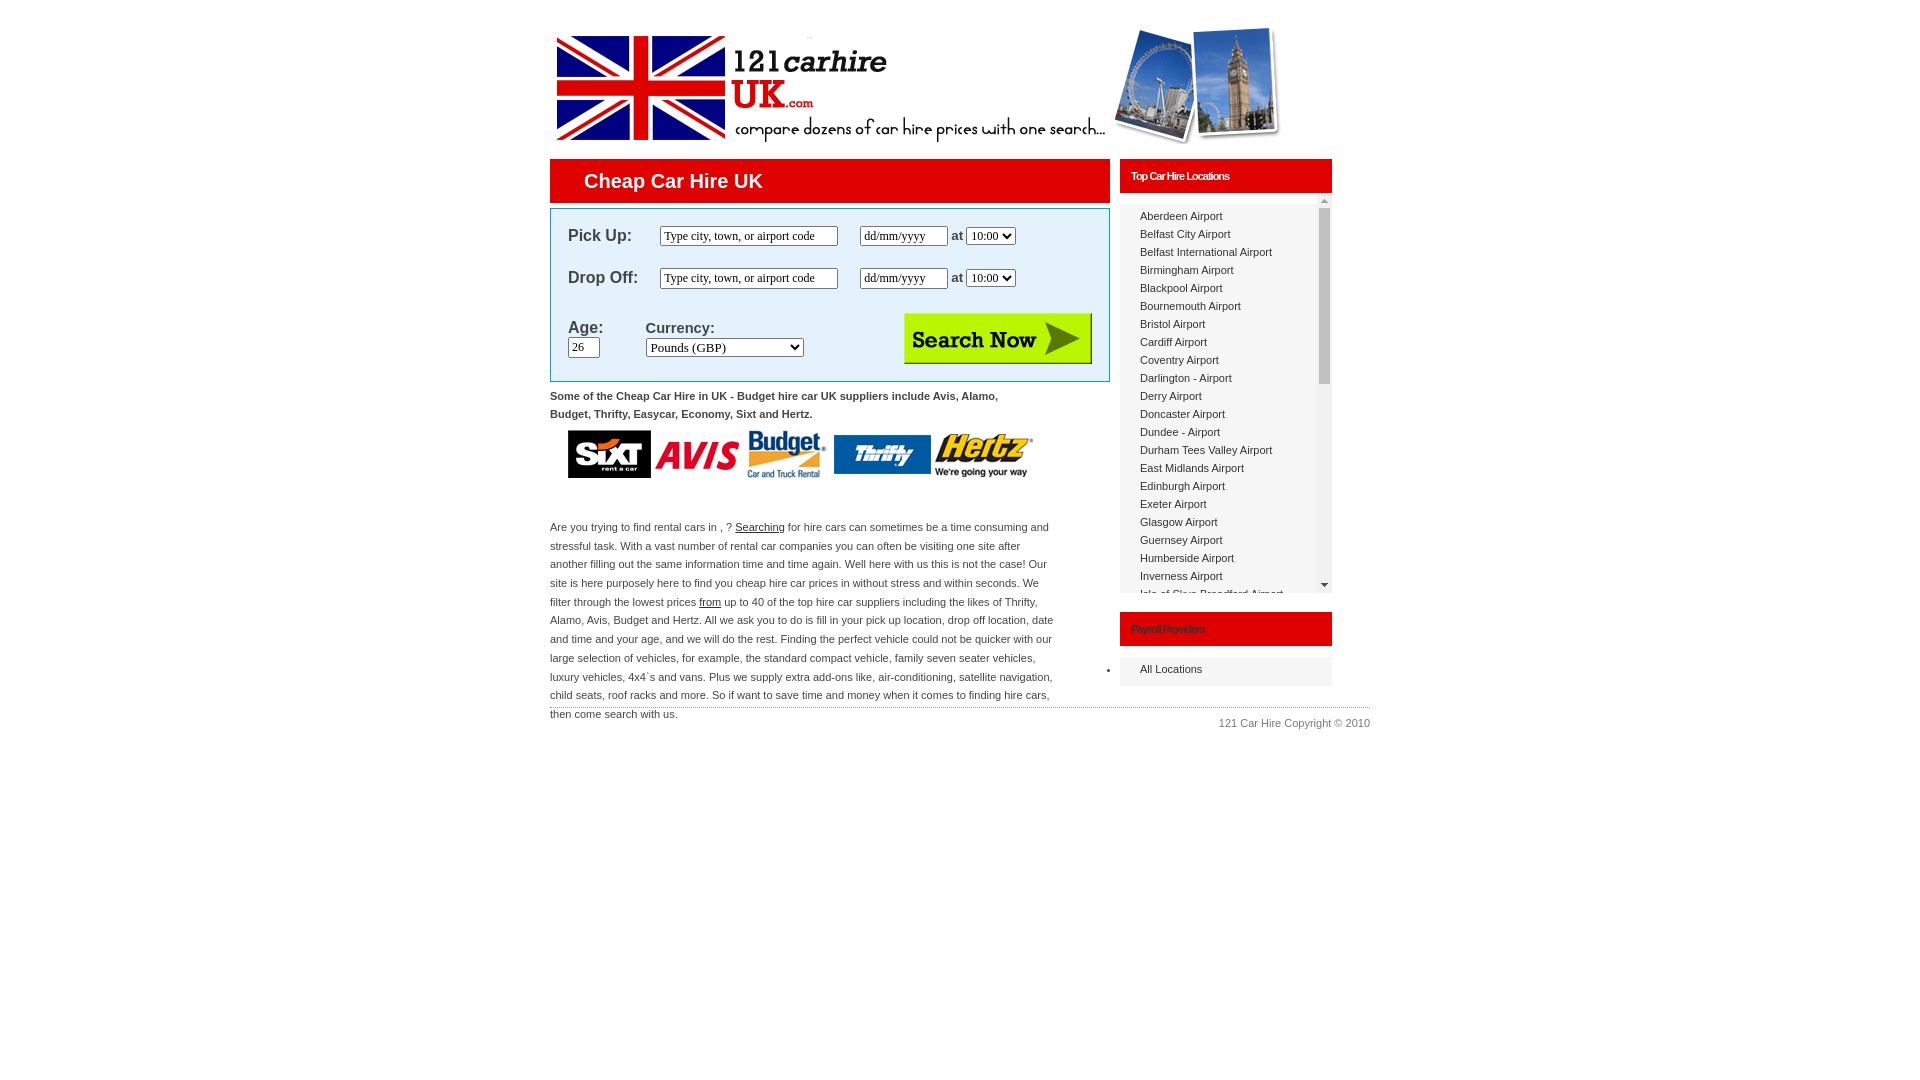  I want to click on 'Humberside Airport', so click(1186, 558).